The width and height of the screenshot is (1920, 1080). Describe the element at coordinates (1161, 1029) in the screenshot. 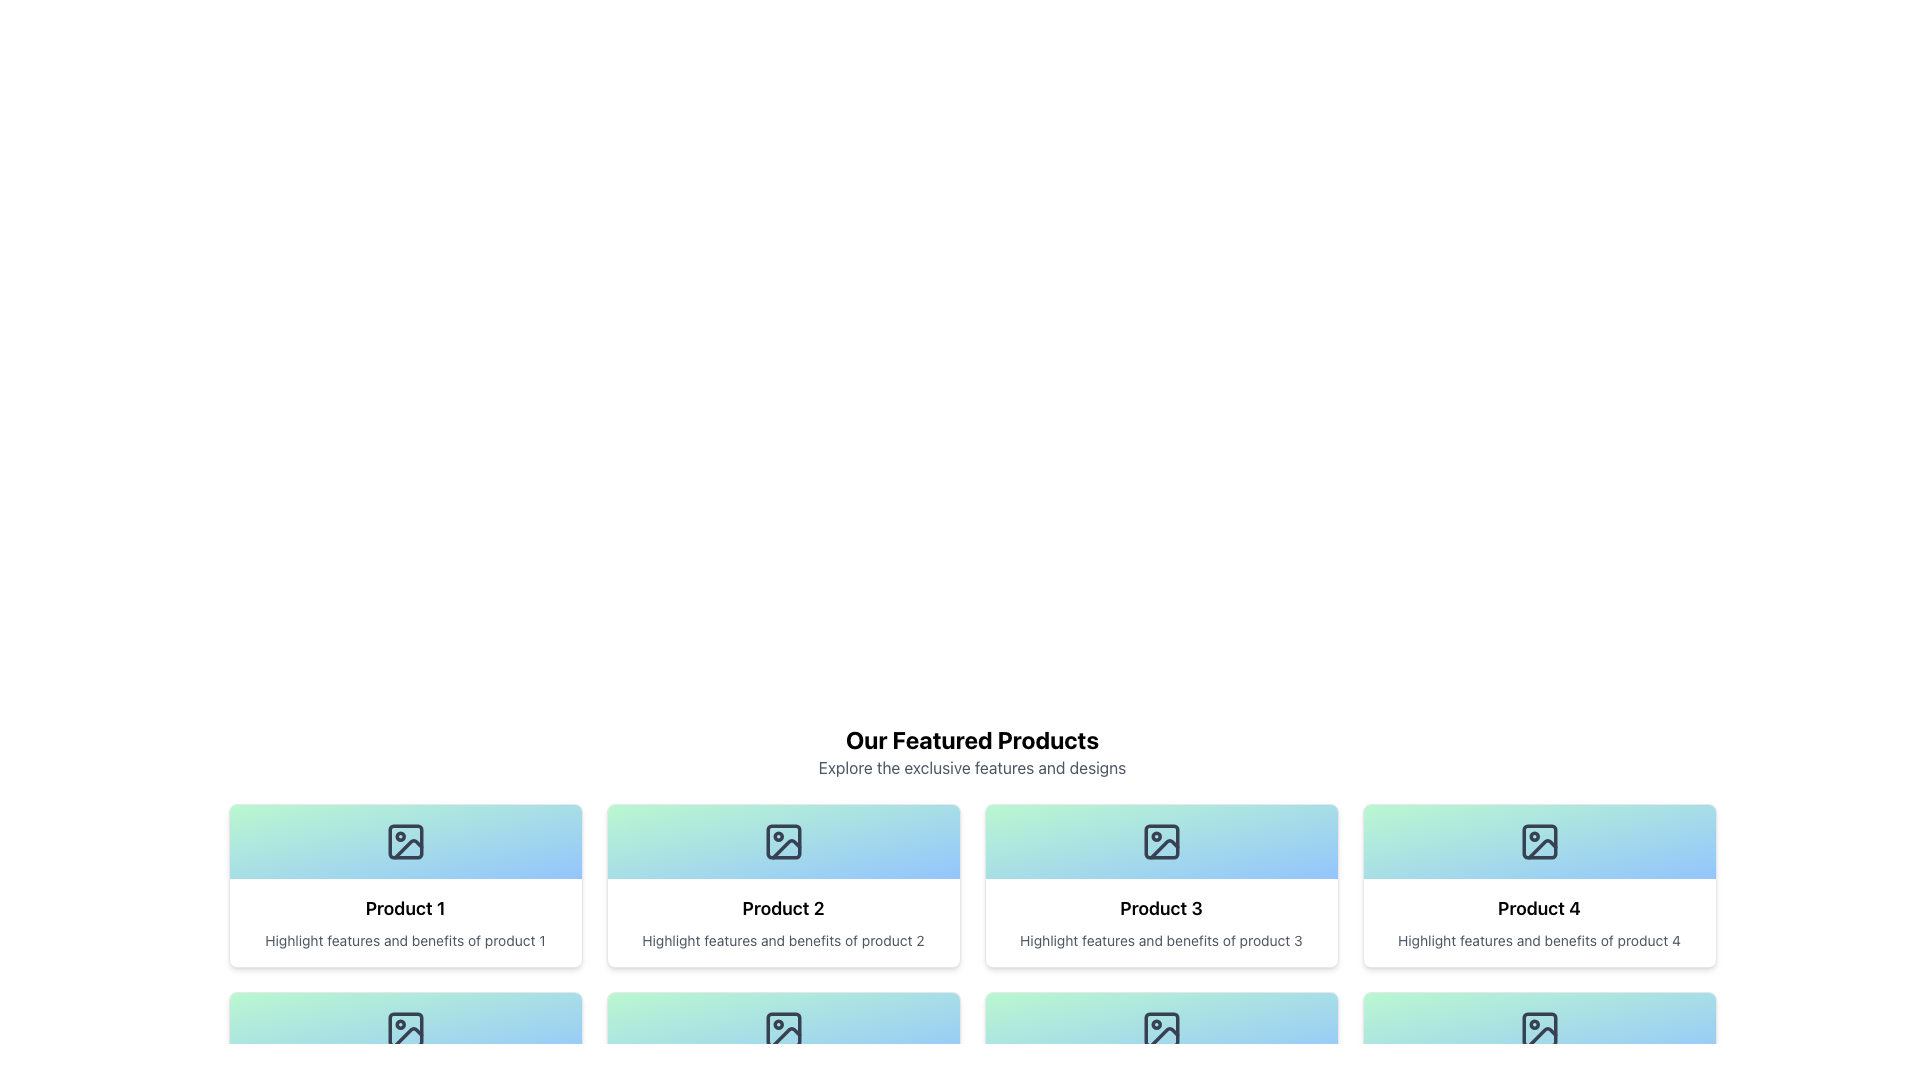

I see `the SVG graphic icon representing an image or photo, located in the lower-right box of the featured products section, styled in gray on a gradient background` at that location.